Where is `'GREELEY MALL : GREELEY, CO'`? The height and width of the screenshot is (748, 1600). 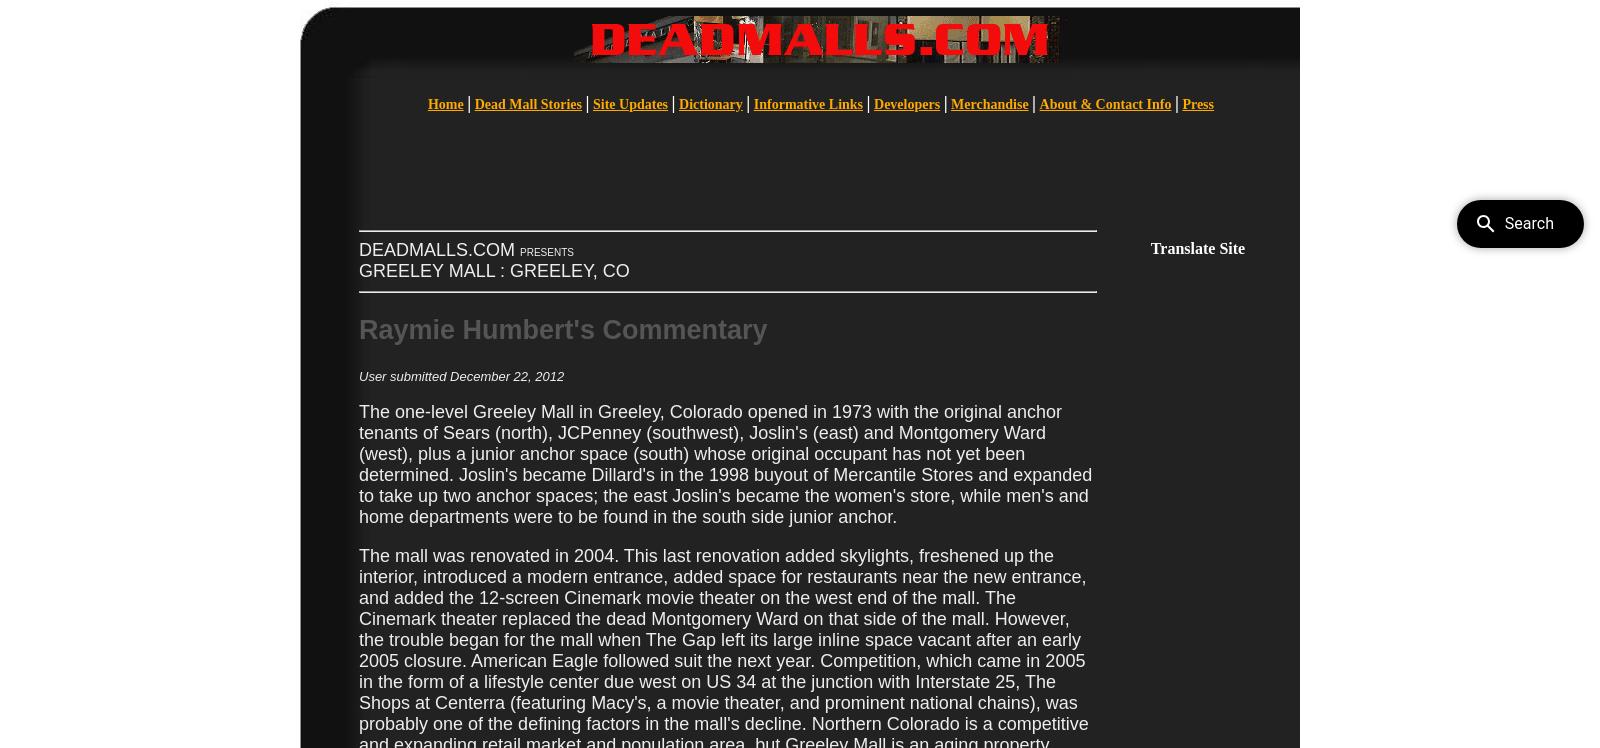
'GREELEY MALL : GREELEY, CO' is located at coordinates (359, 270).